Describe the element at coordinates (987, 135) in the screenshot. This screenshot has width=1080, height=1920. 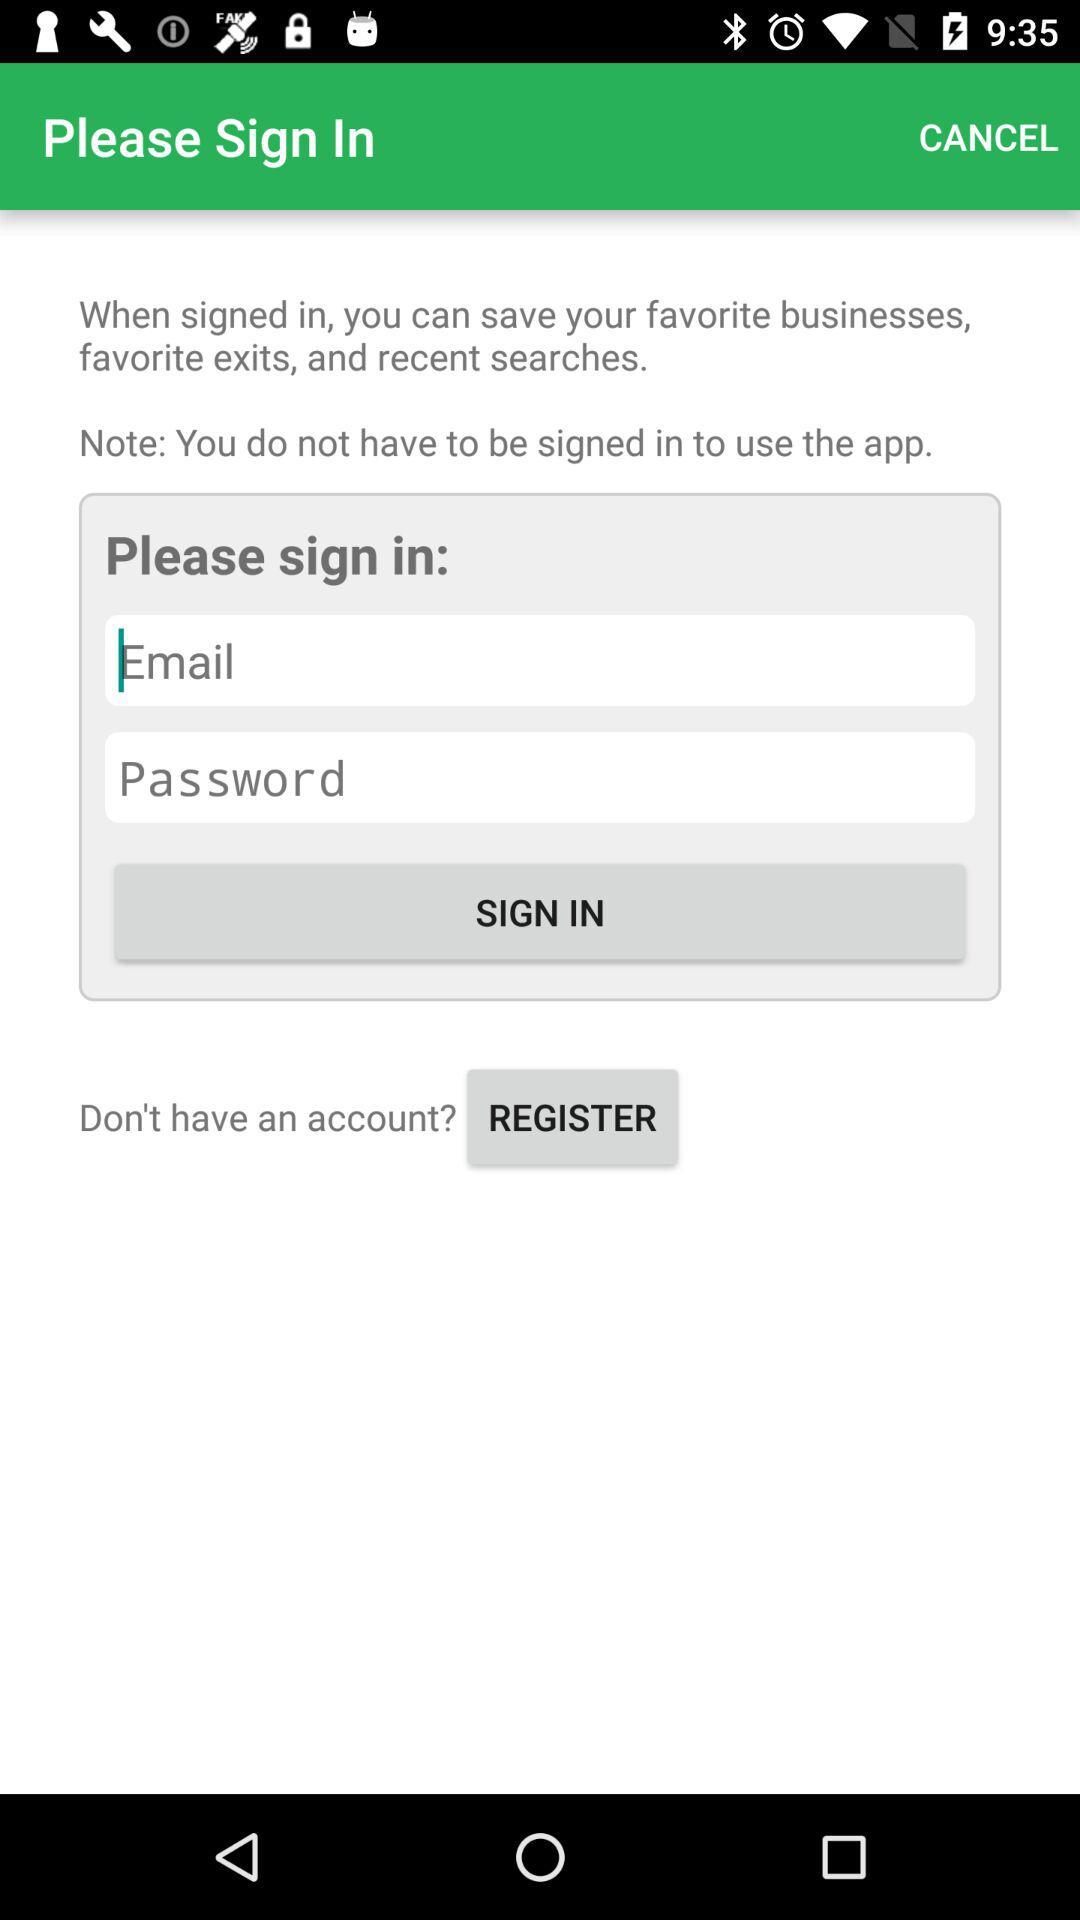
I see `the app next to please sign in item` at that location.